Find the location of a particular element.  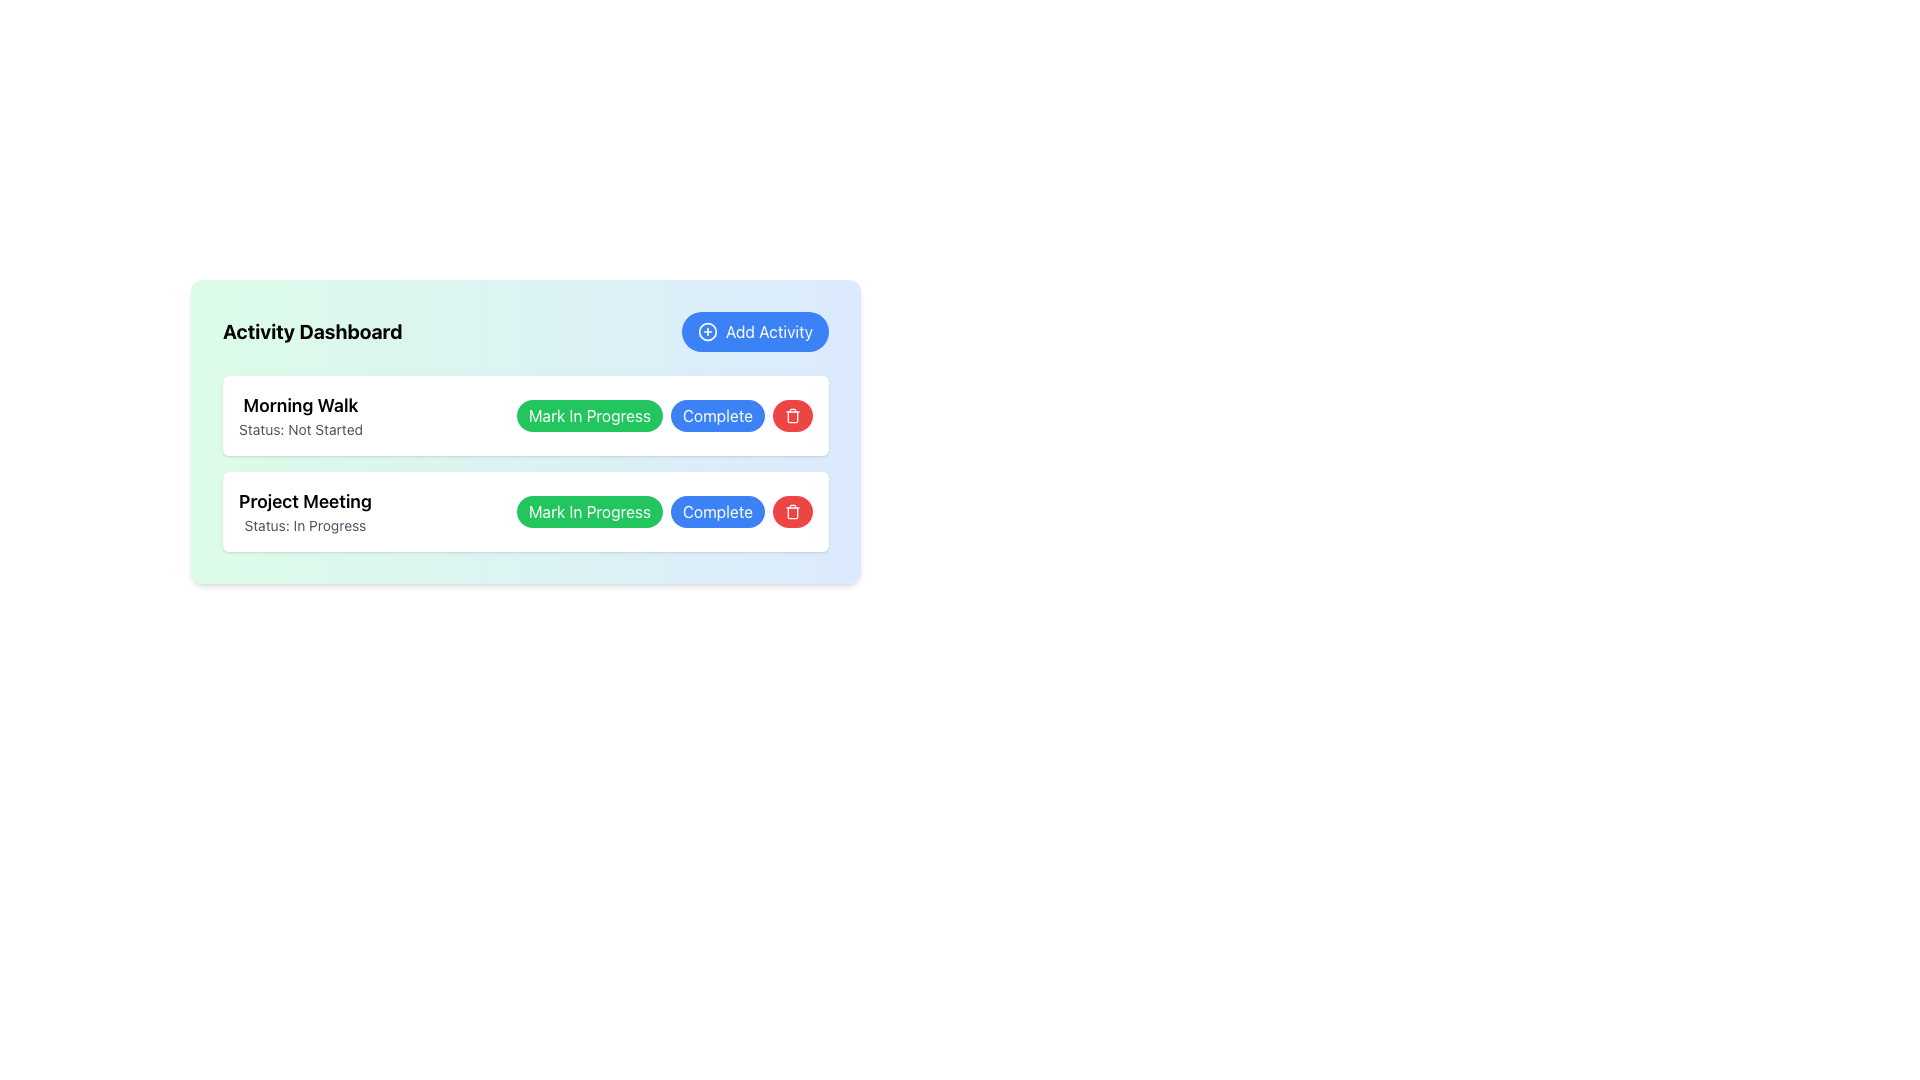

the text block that displays detailed information about the task titled 'Project Meeting' and its status 'In Progress', located in the second card of the vertical stack under 'Morning Walk' is located at coordinates (304, 511).